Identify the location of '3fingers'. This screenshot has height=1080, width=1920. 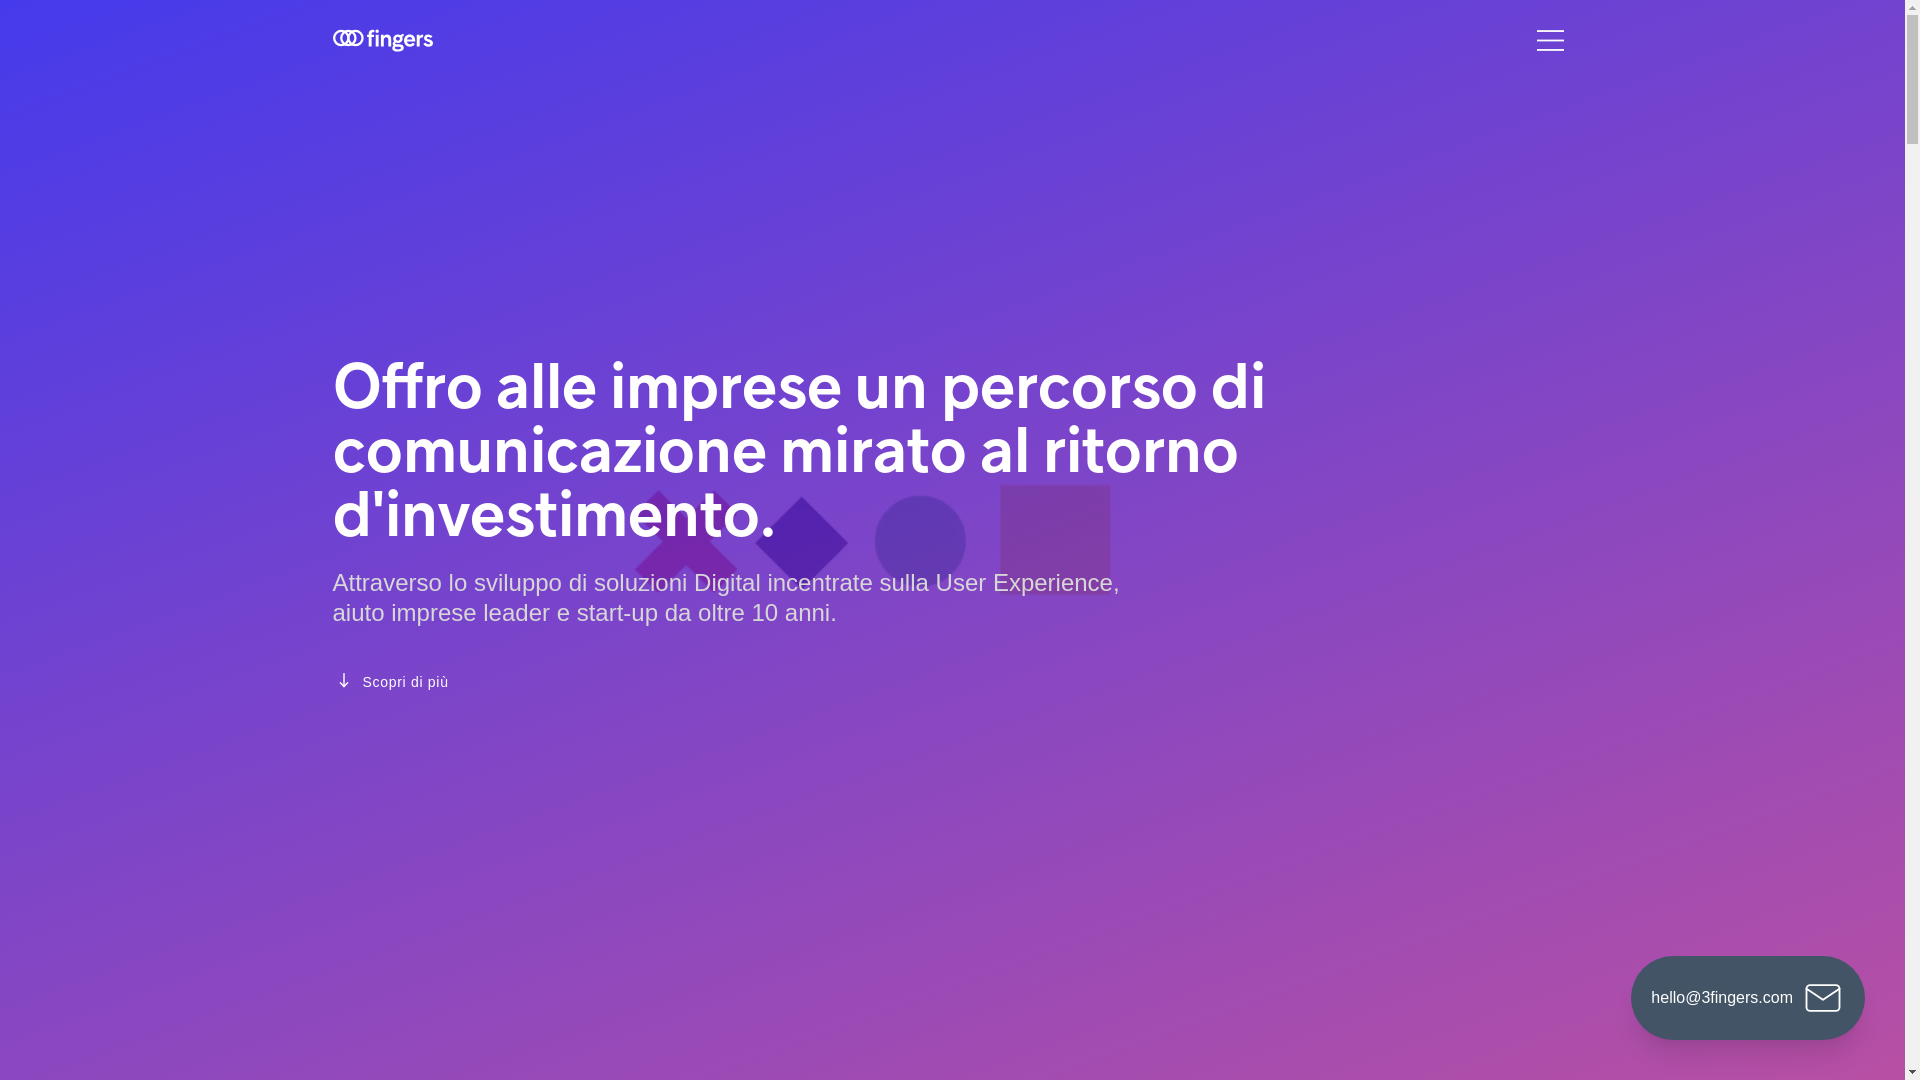
(382, 39).